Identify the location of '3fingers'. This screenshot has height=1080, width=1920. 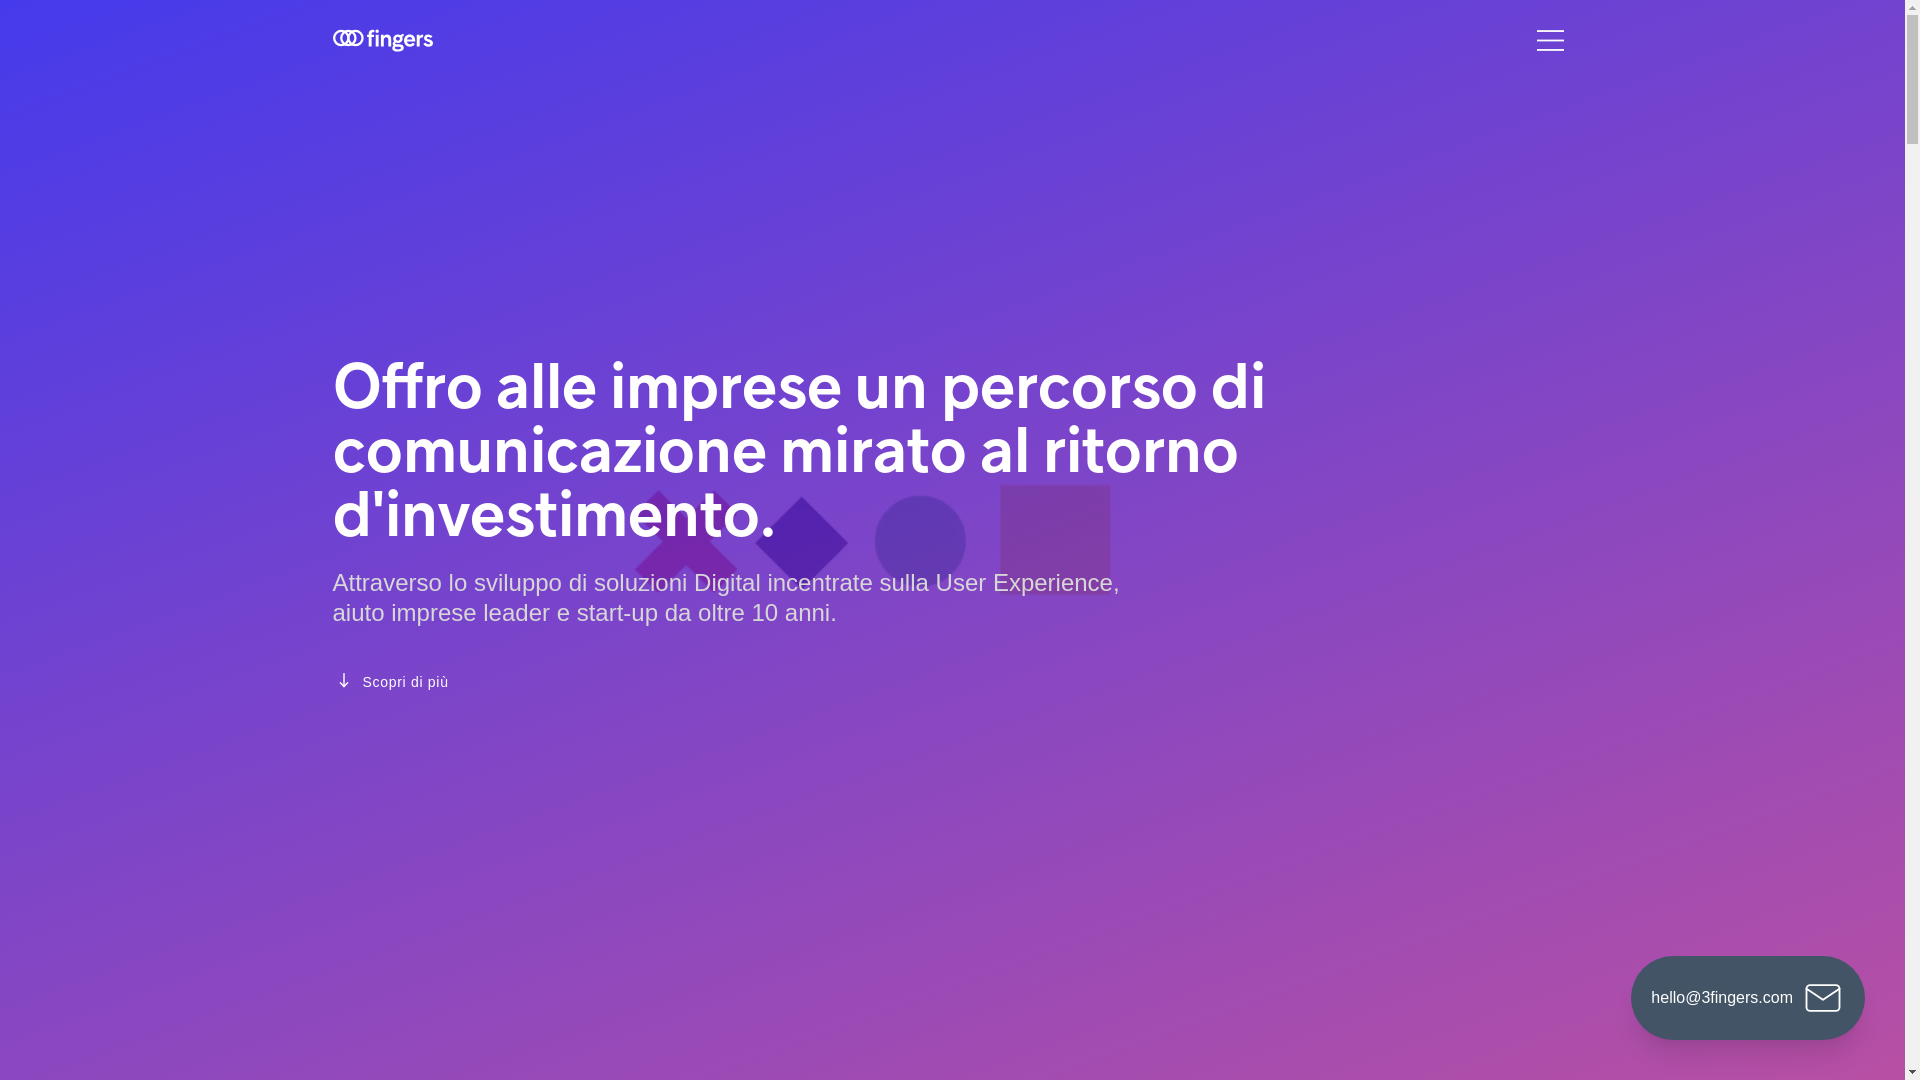
(382, 39).